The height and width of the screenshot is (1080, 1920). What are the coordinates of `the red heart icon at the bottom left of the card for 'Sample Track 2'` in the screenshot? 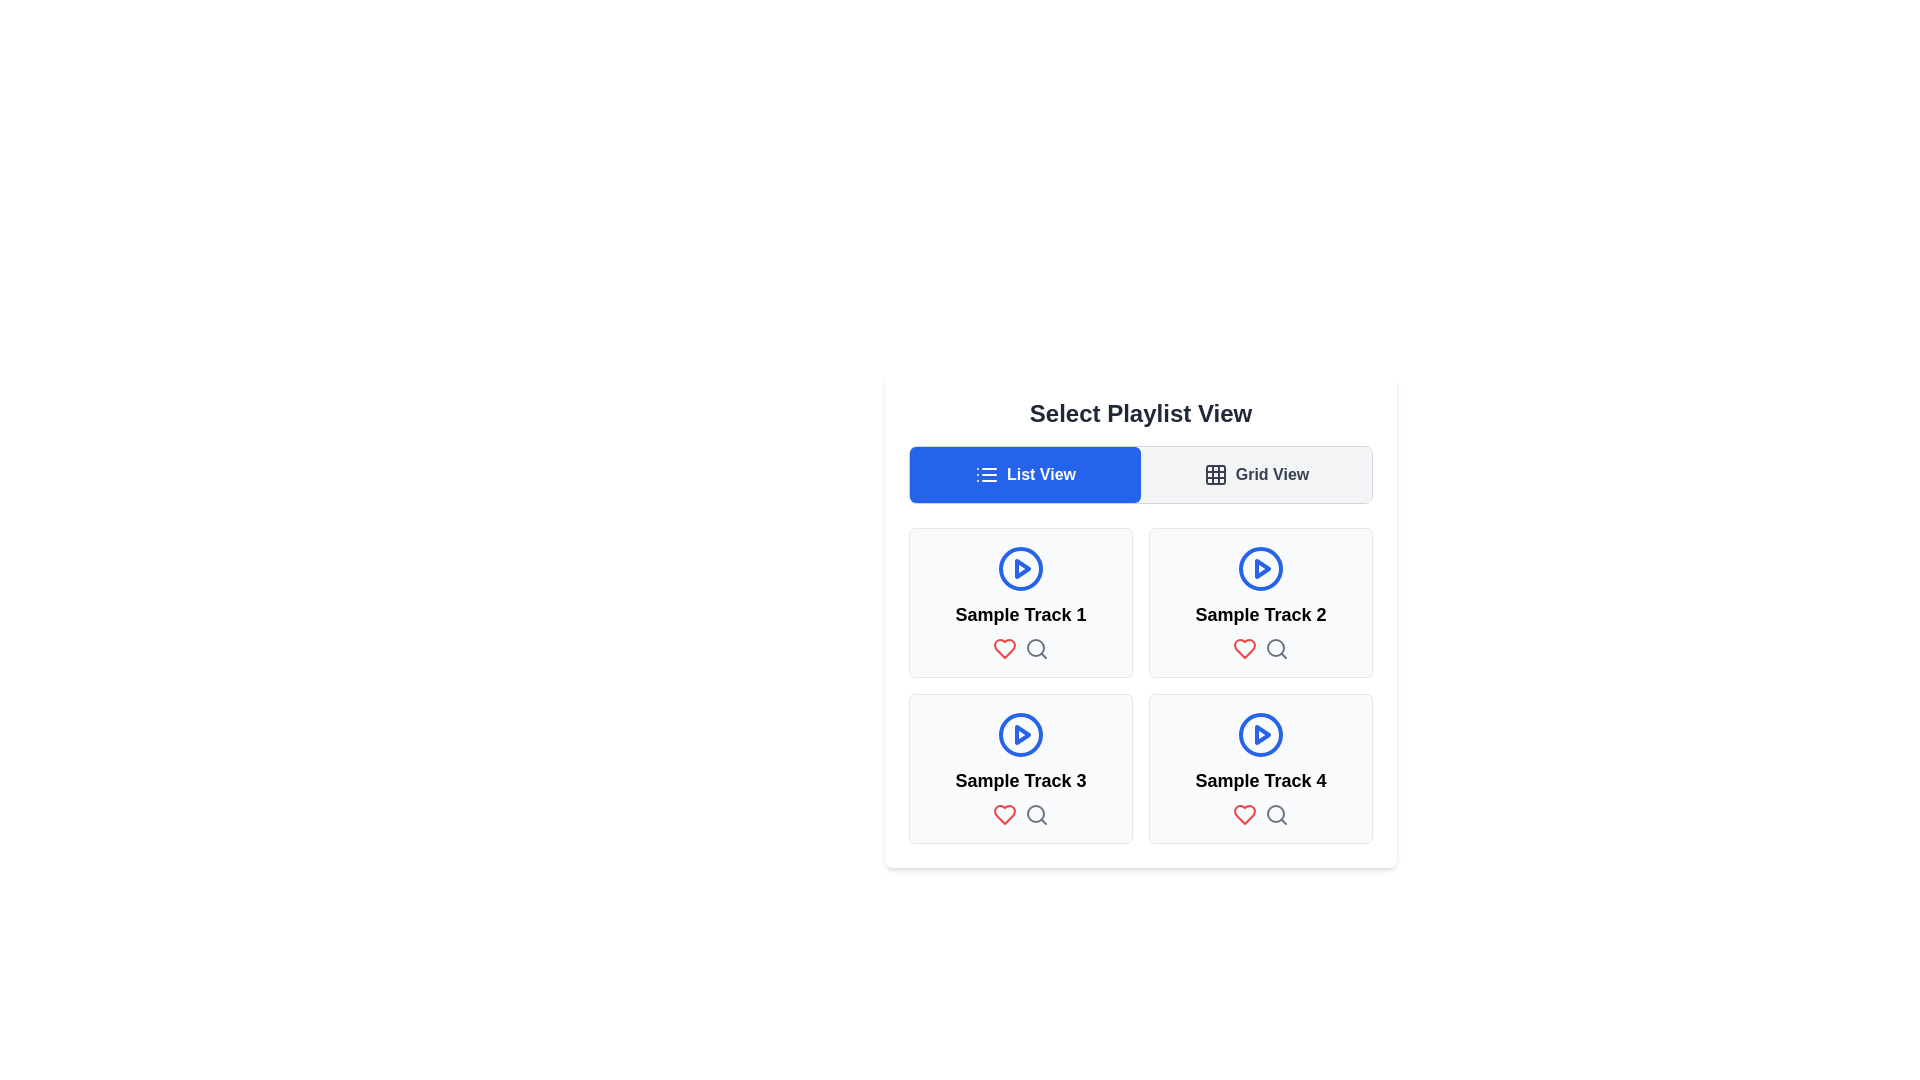 It's located at (1243, 648).